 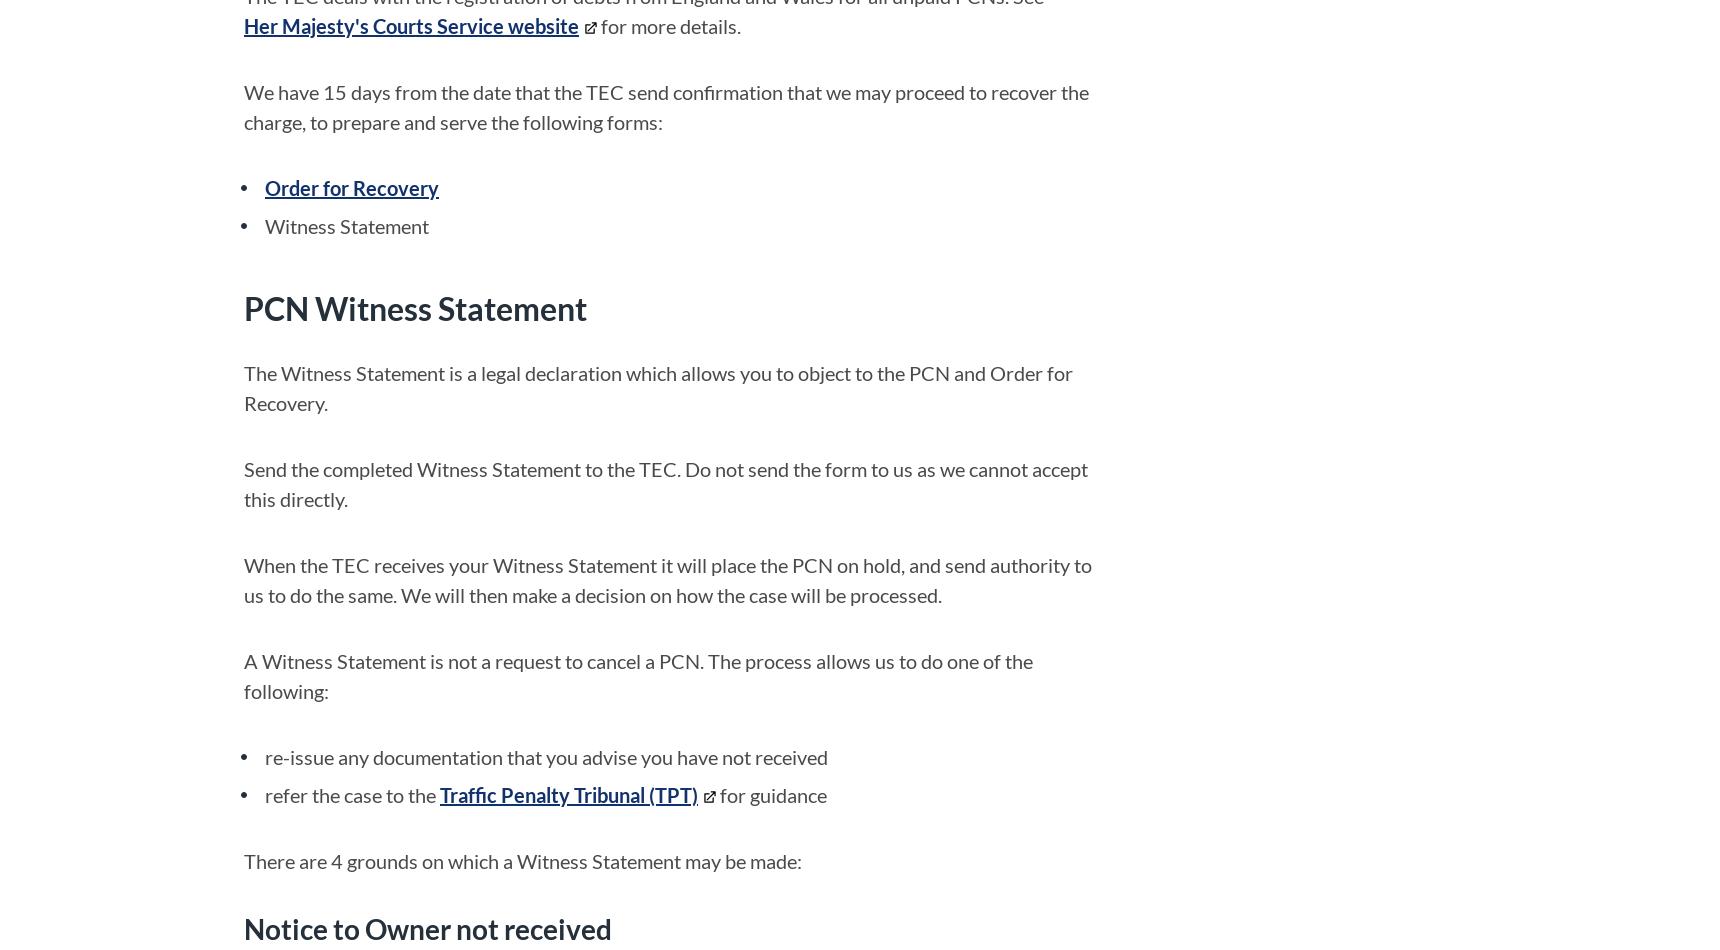 I want to click on 'Witness Statement', so click(x=265, y=224).